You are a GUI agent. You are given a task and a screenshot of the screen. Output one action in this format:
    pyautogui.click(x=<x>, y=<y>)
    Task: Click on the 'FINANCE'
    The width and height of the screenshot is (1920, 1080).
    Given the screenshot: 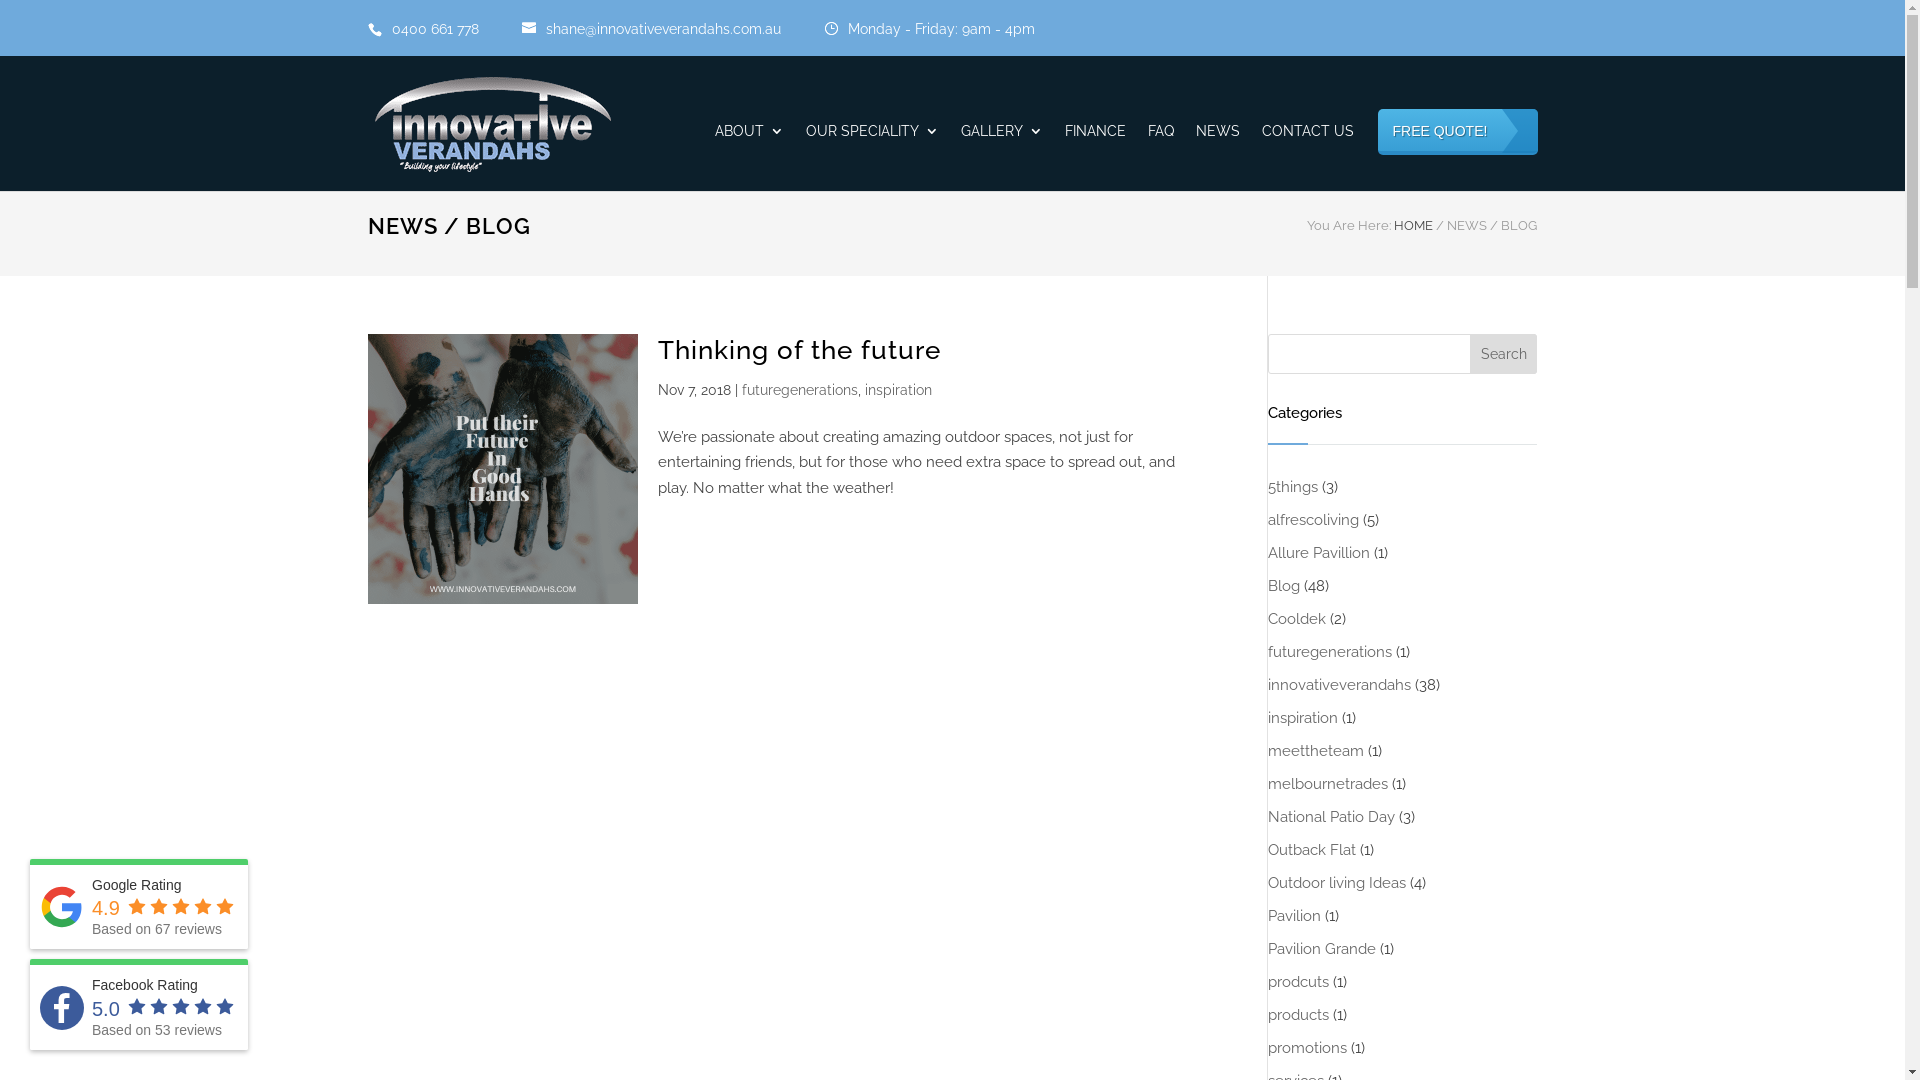 What is the action you would take?
    pyautogui.click(x=1093, y=156)
    